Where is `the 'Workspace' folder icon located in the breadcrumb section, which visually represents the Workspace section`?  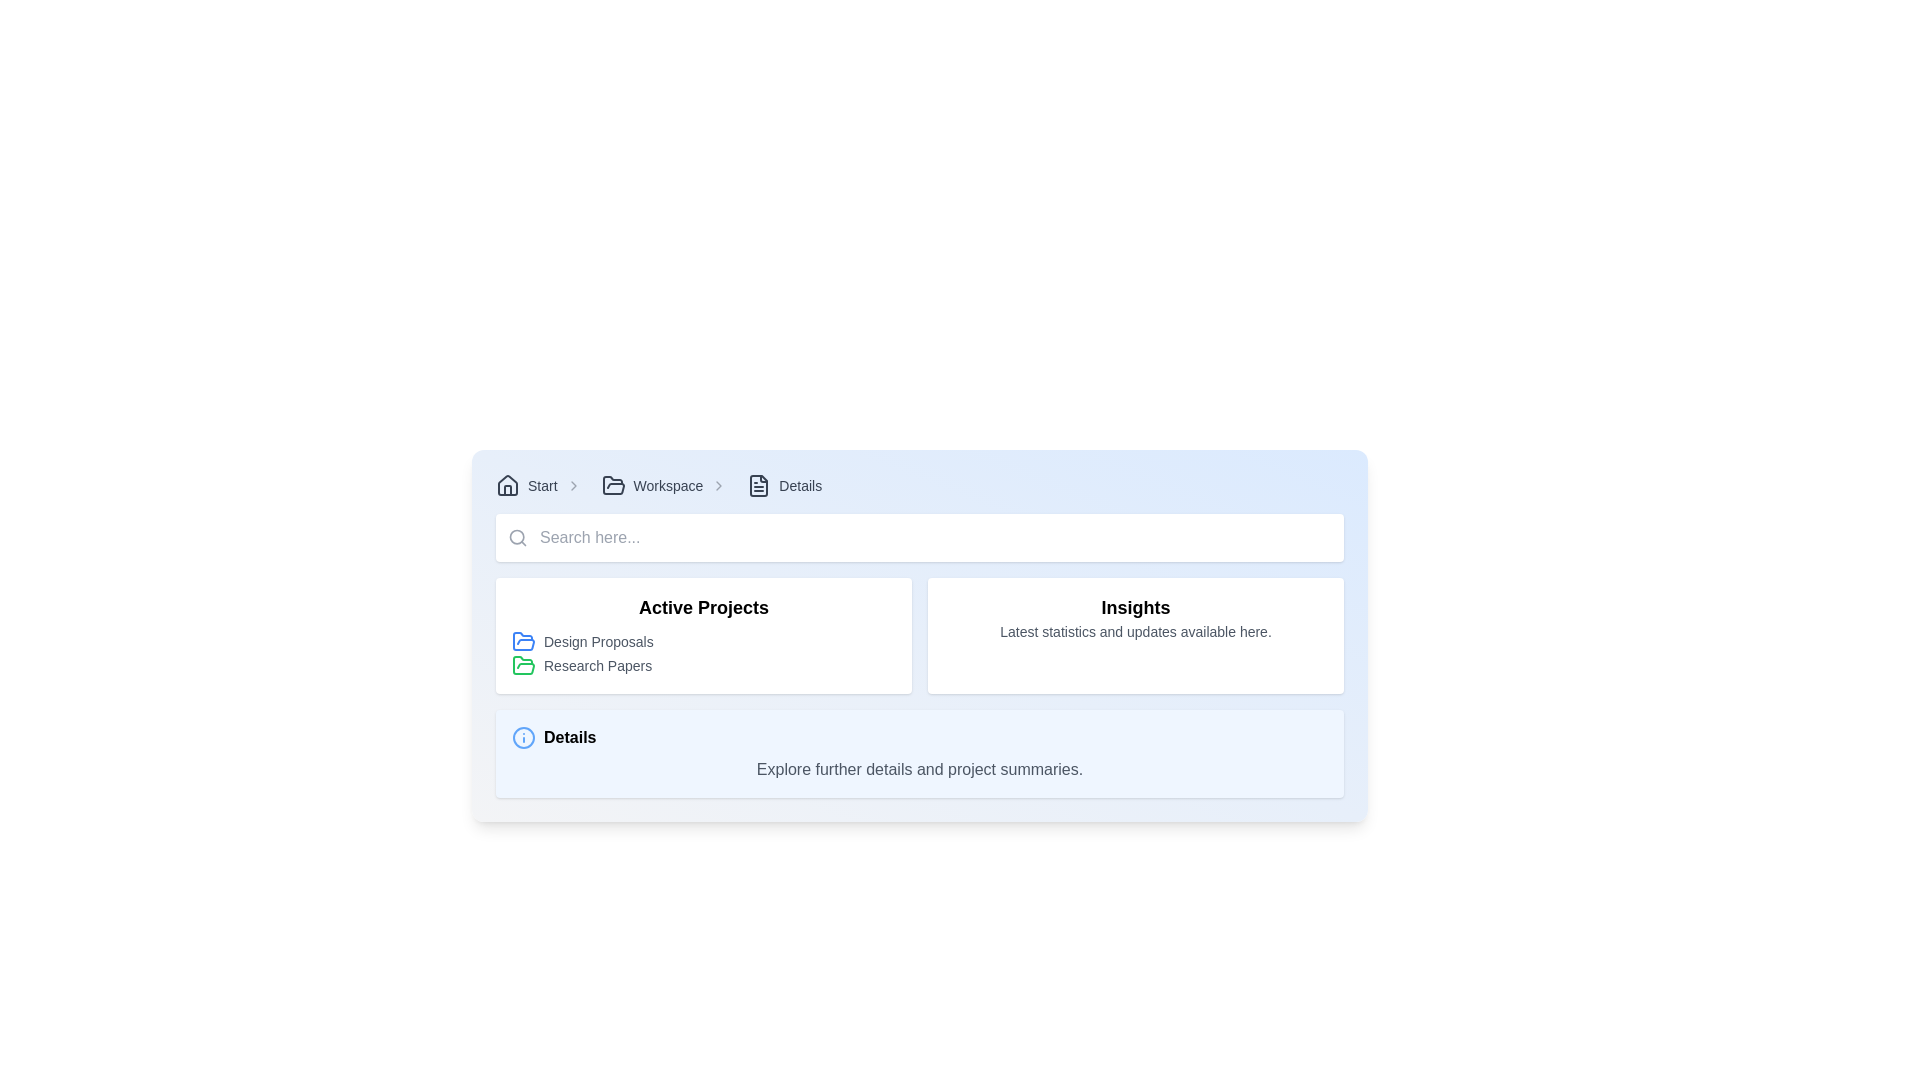
the 'Workspace' folder icon located in the breadcrumb section, which visually represents the Workspace section is located at coordinates (612, 486).